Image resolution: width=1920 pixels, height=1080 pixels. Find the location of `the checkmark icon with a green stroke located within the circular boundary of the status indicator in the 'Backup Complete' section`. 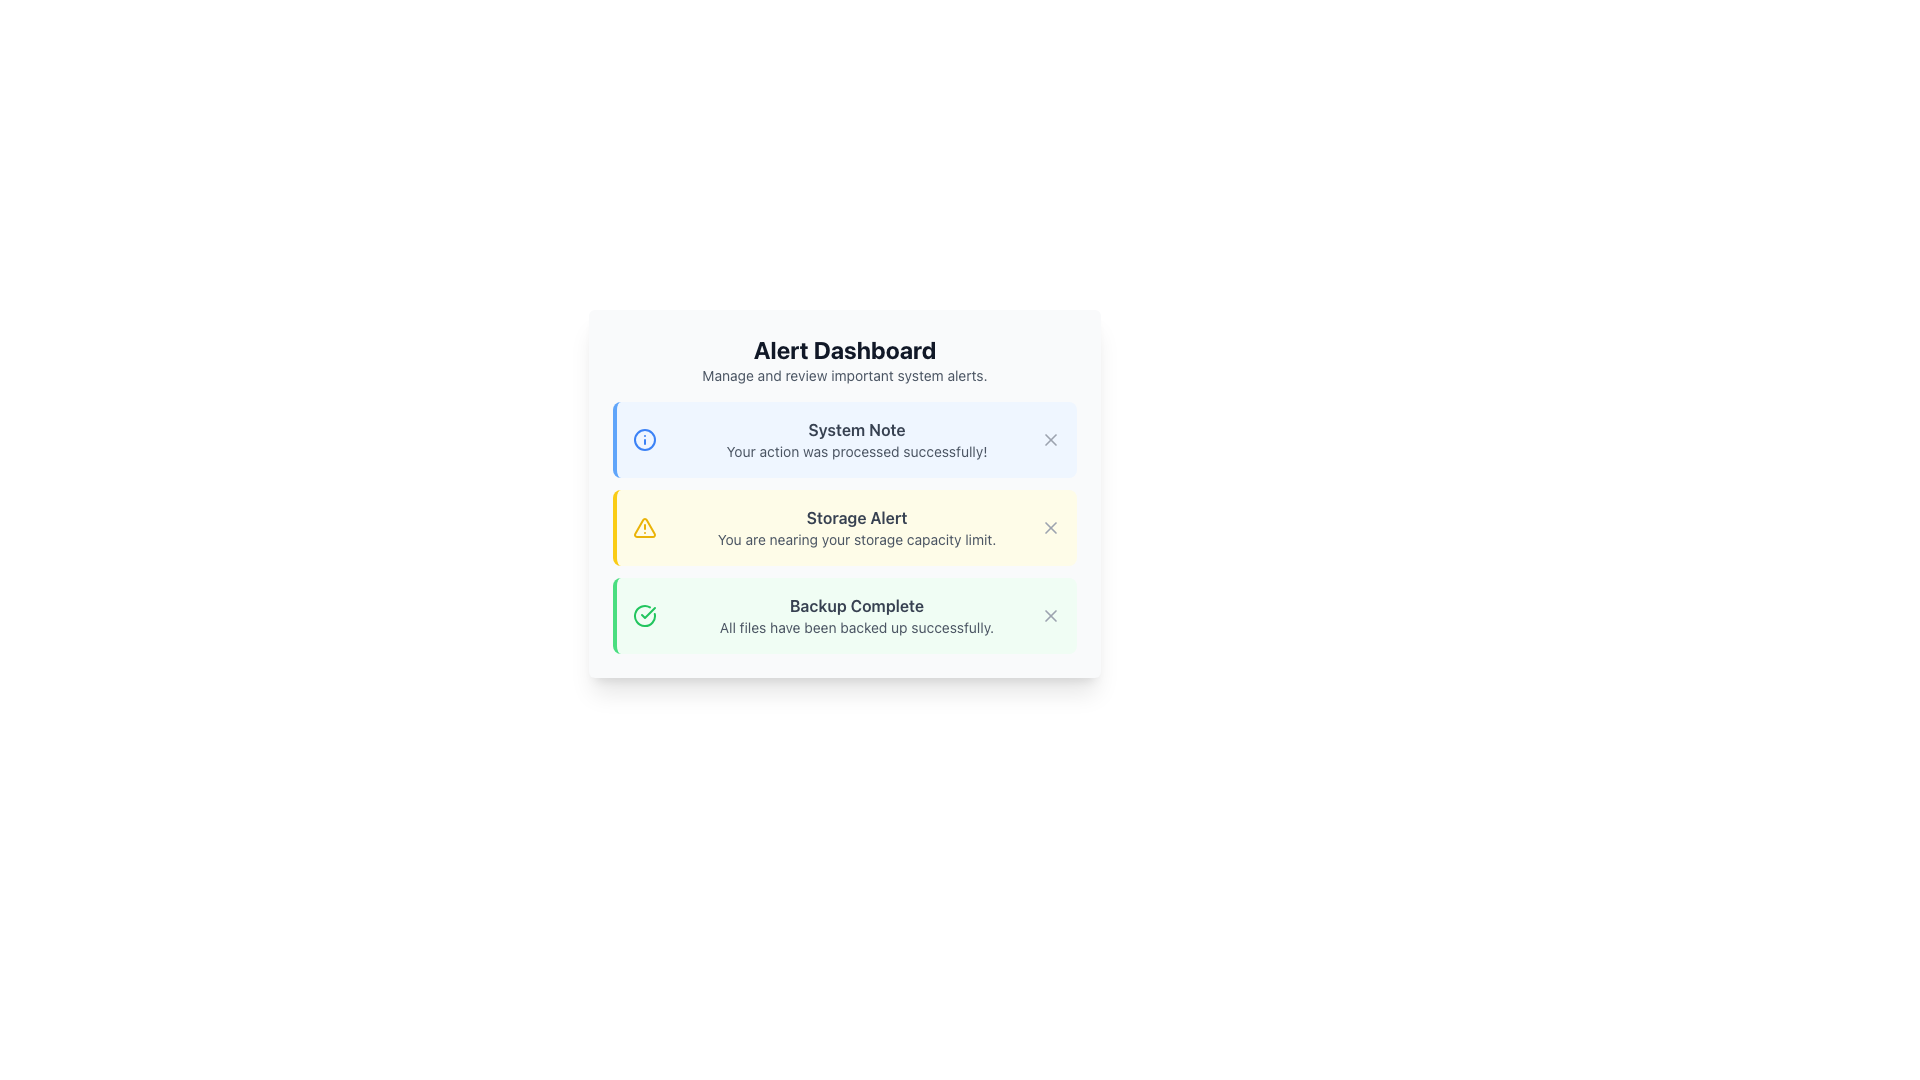

the checkmark icon with a green stroke located within the circular boundary of the status indicator in the 'Backup Complete' section is located at coordinates (648, 612).